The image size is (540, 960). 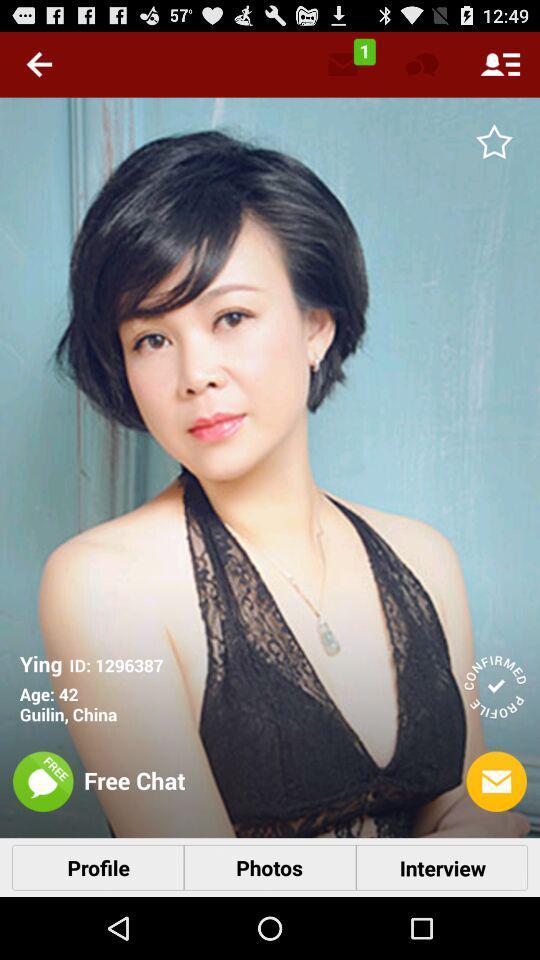 What do you see at coordinates (495, 836) in the screenshot?
I see `the email icon` at bounding box center [495, 836].